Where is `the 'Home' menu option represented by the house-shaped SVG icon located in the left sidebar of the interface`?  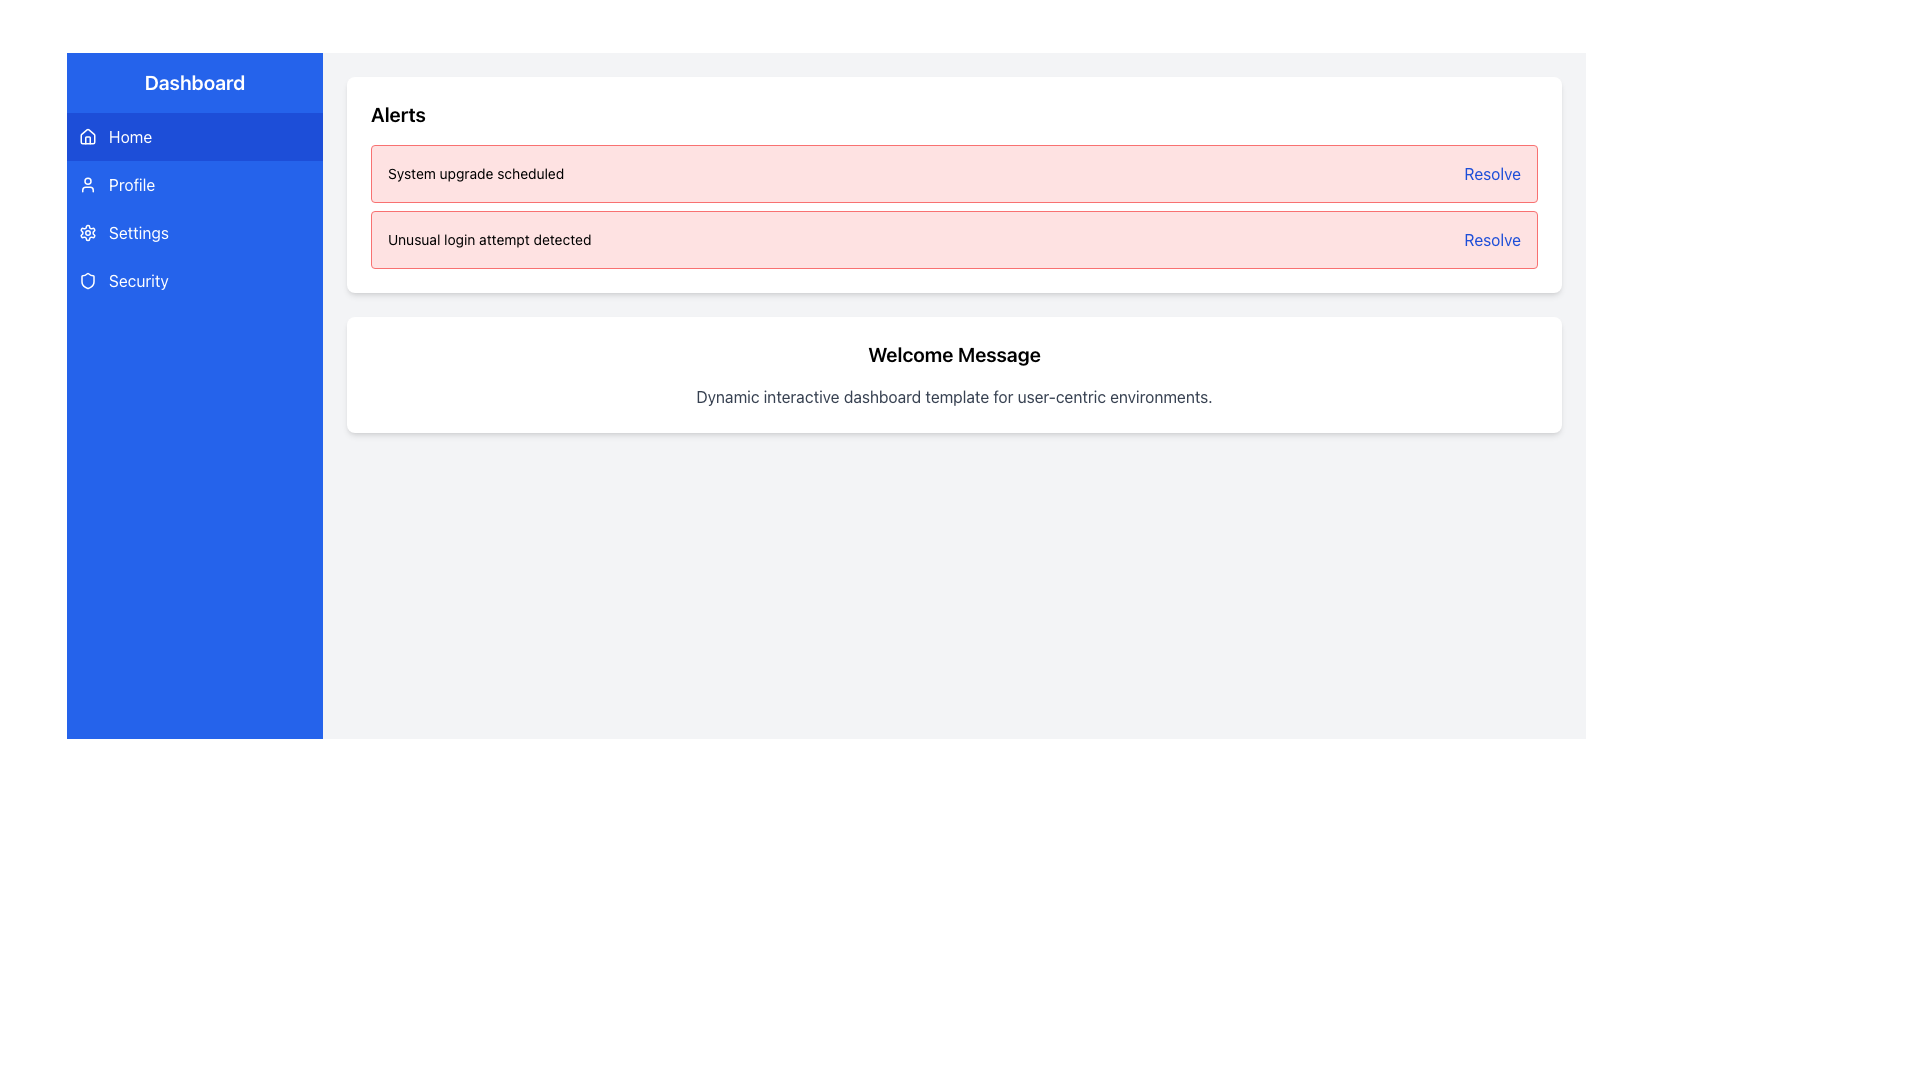 the 'Home' menu option represented by the house-shaped SVG icon located in the left sidebar of the interface is located at coordinates (86, 135).